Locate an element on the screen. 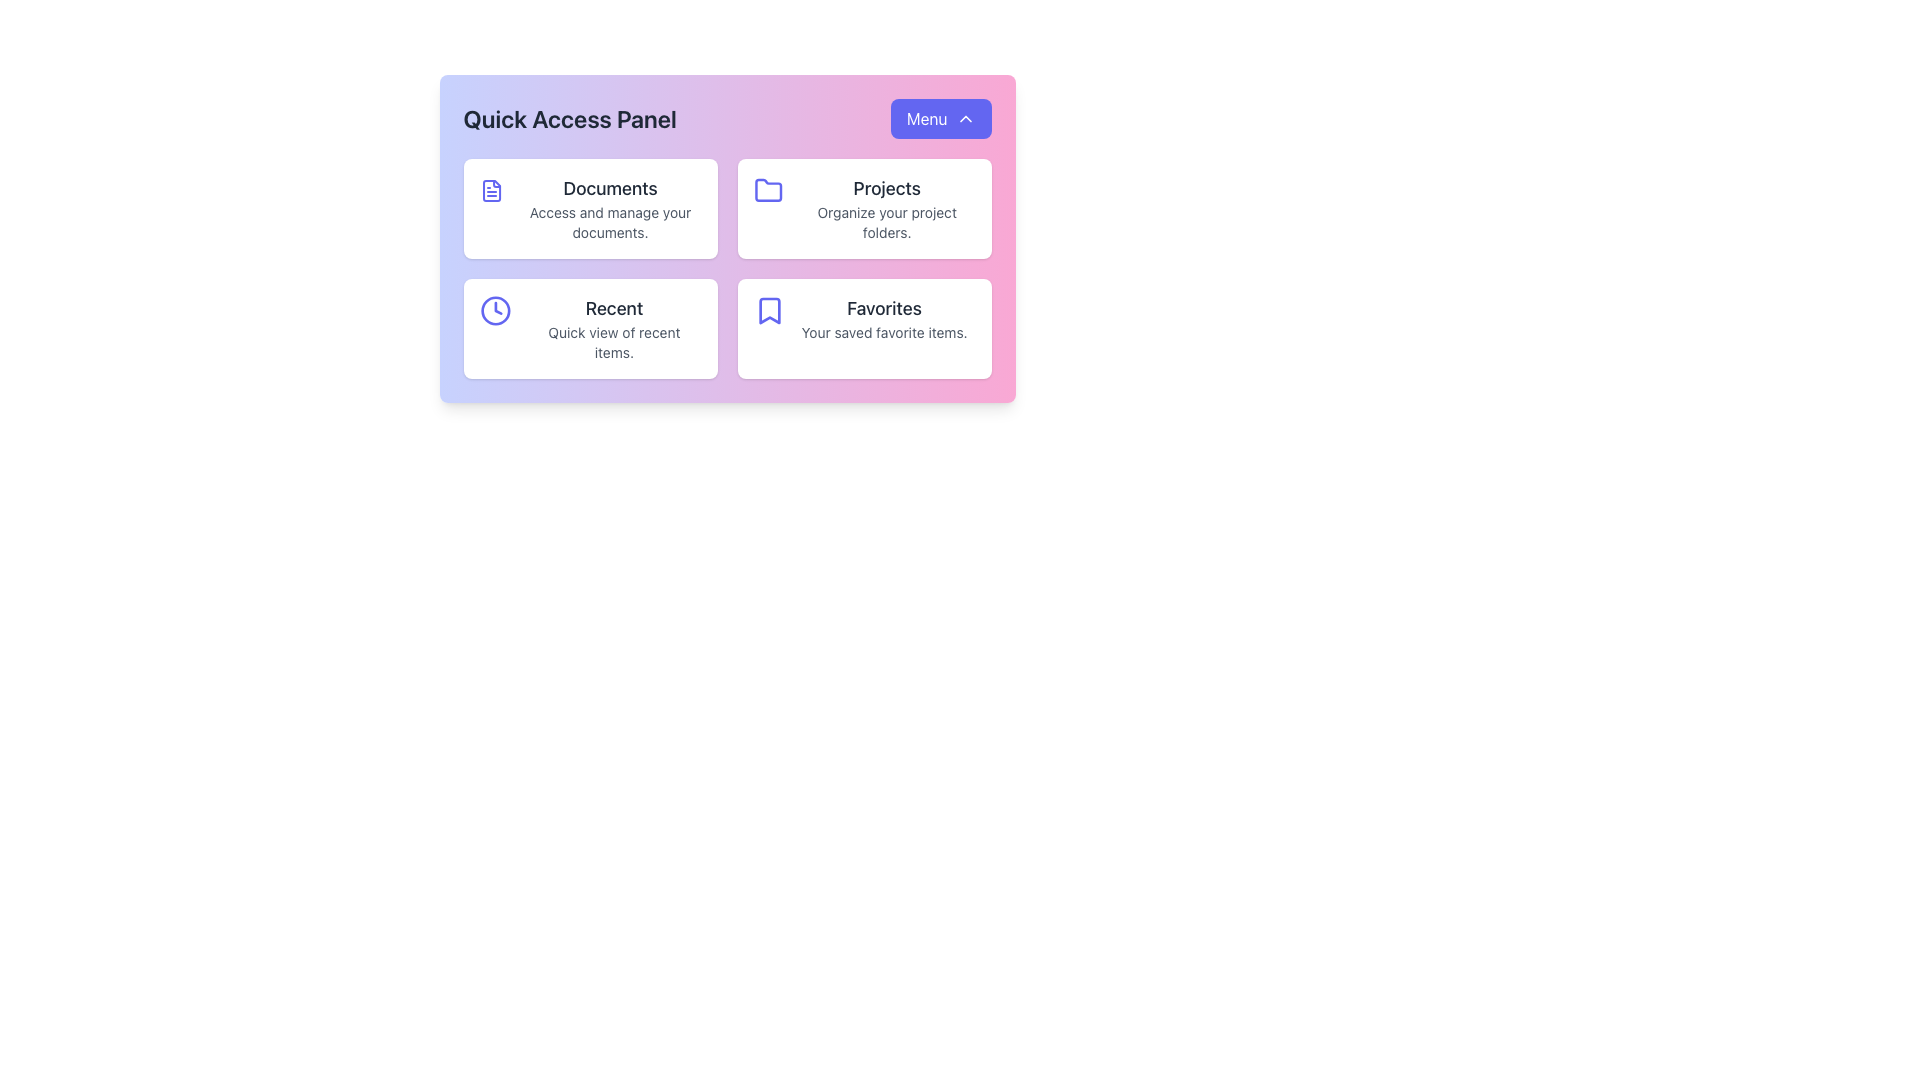 This screenshot has width=1920, height=1080. the folder-like icon with a blue hue in the Quick Access Panel under the Projects label to interact with the associated Projects section is located at coordinates (767, 189).